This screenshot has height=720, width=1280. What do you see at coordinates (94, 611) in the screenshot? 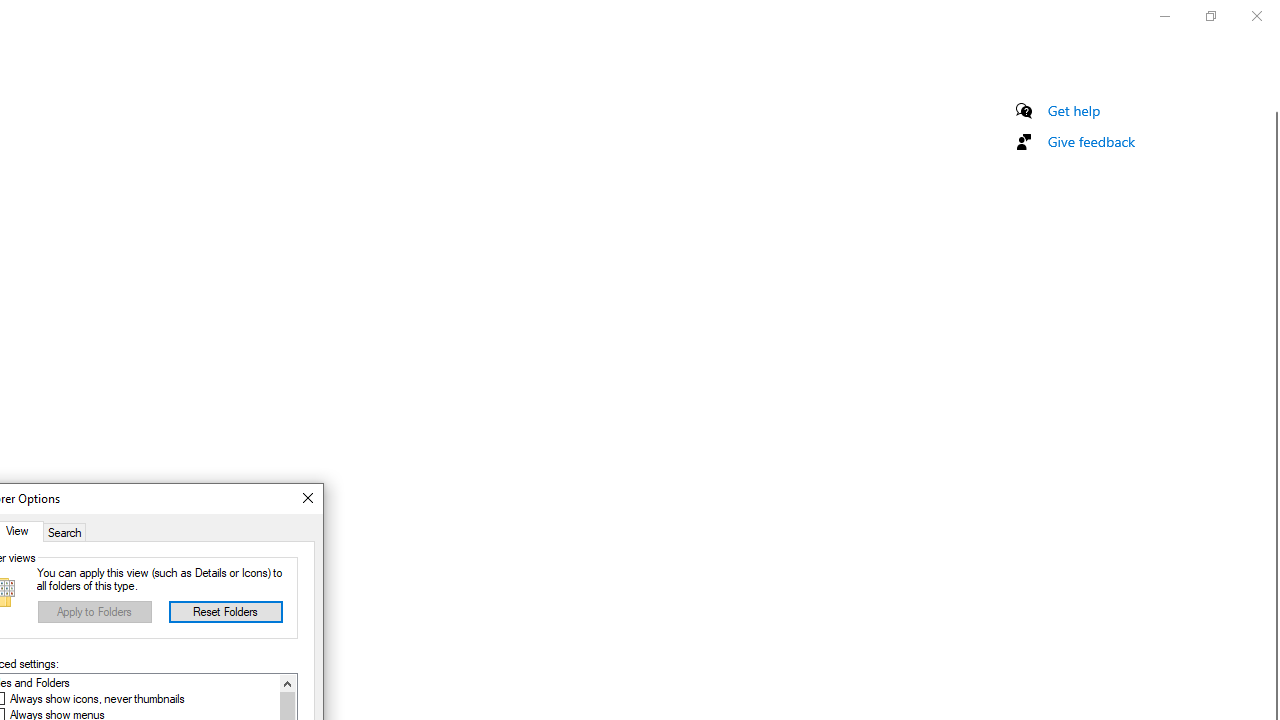
I see `'Apply to Folders'` at bounding box center [94, 611].